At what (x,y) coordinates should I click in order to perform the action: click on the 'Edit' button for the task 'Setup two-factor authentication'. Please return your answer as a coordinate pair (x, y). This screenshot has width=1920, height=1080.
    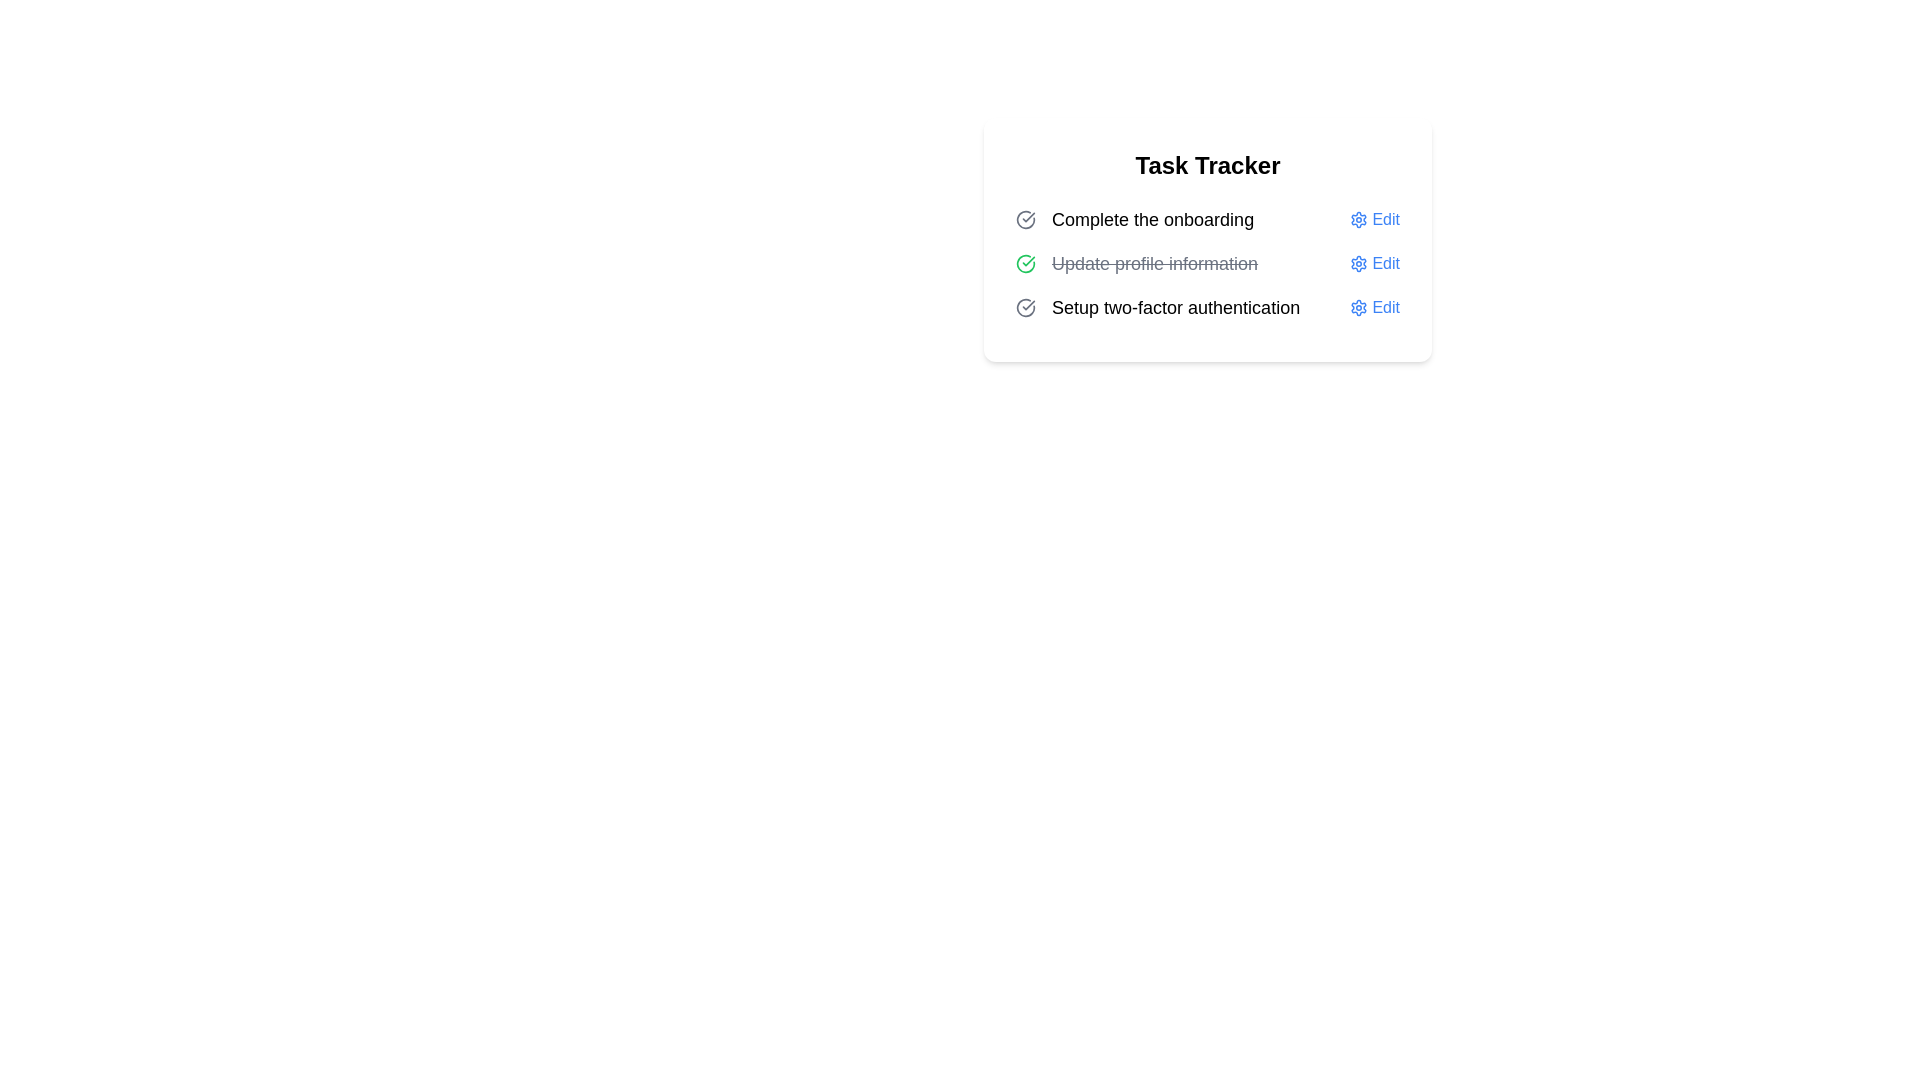
    Looking at the image, I should click on (1374, 308).